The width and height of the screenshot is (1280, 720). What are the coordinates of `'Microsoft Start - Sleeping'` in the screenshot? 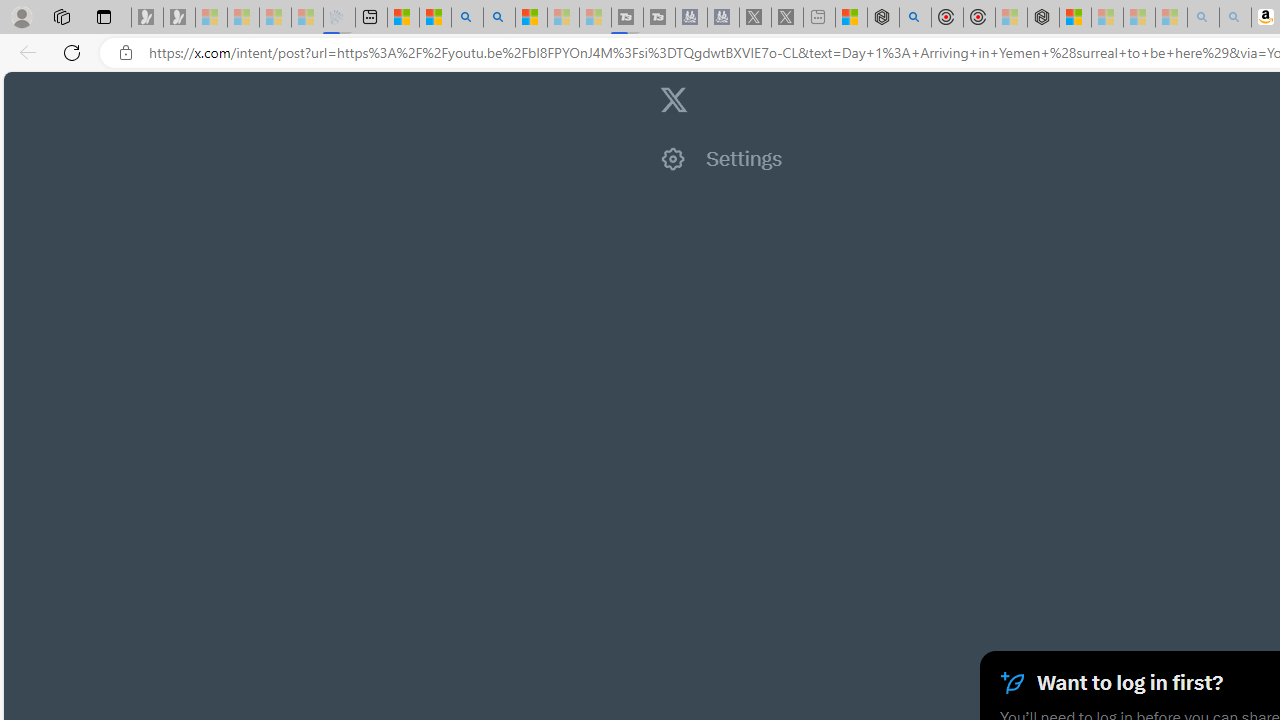 It's located at (562, 17).